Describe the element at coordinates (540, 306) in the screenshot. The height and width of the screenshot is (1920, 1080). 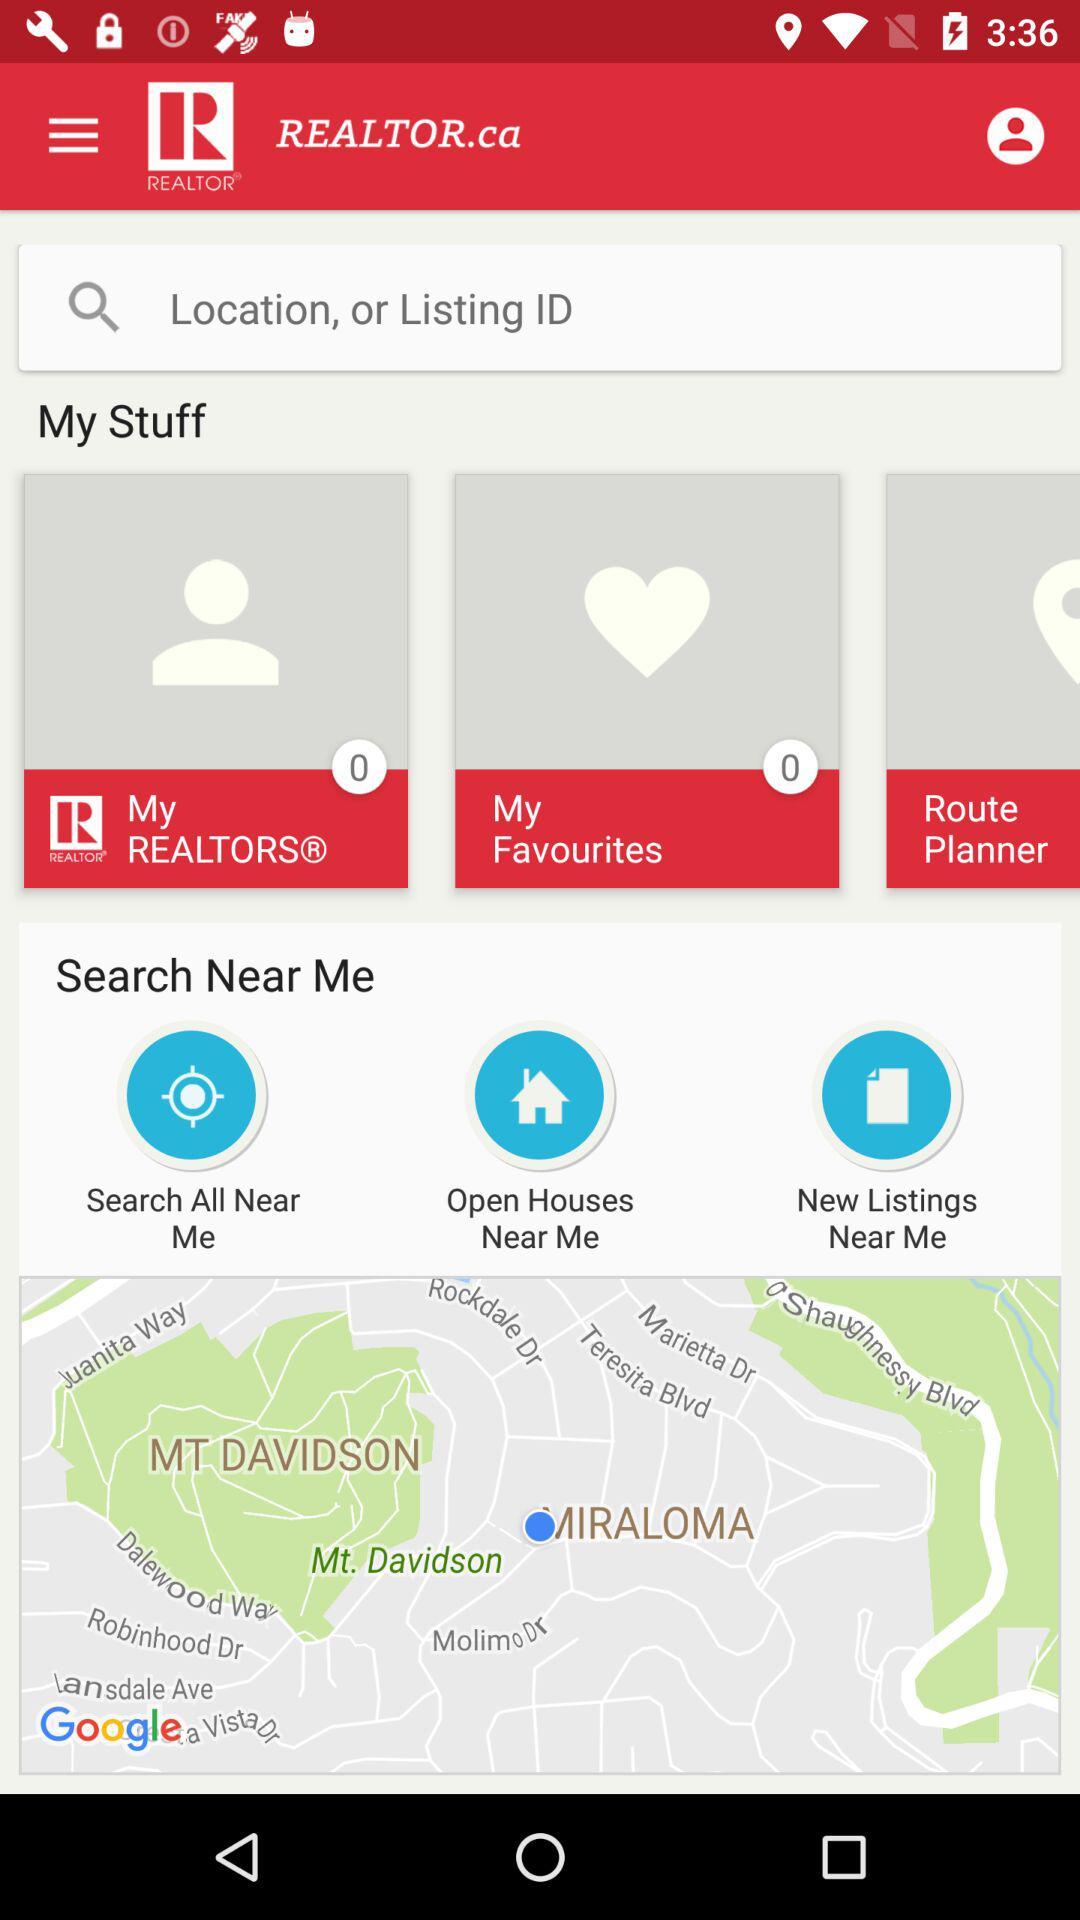
I see `search location` at that location.